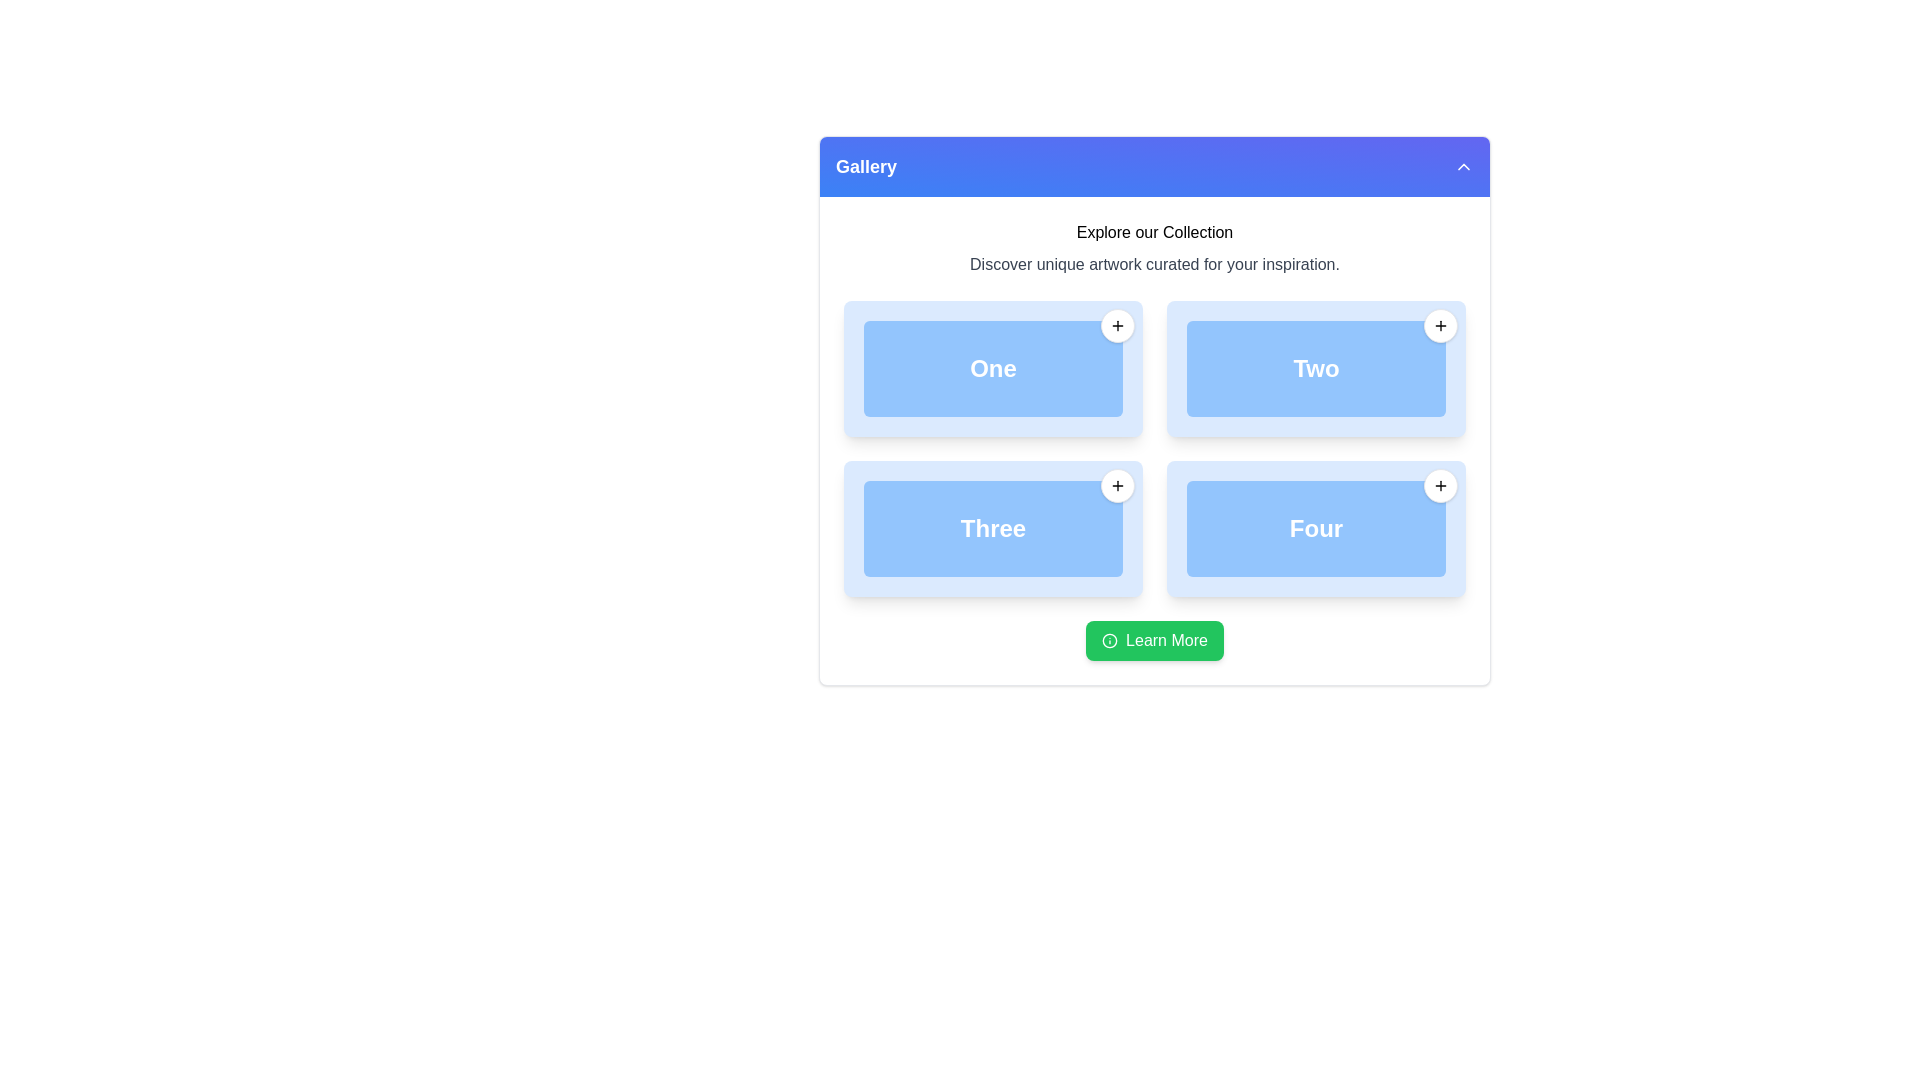 Image resolution: width=1920 pixels, height=1080 pixels. I want to click on the card in the bottom-left position of a 2x2 grid layout, which is related to 'Three', so click(993, 527).